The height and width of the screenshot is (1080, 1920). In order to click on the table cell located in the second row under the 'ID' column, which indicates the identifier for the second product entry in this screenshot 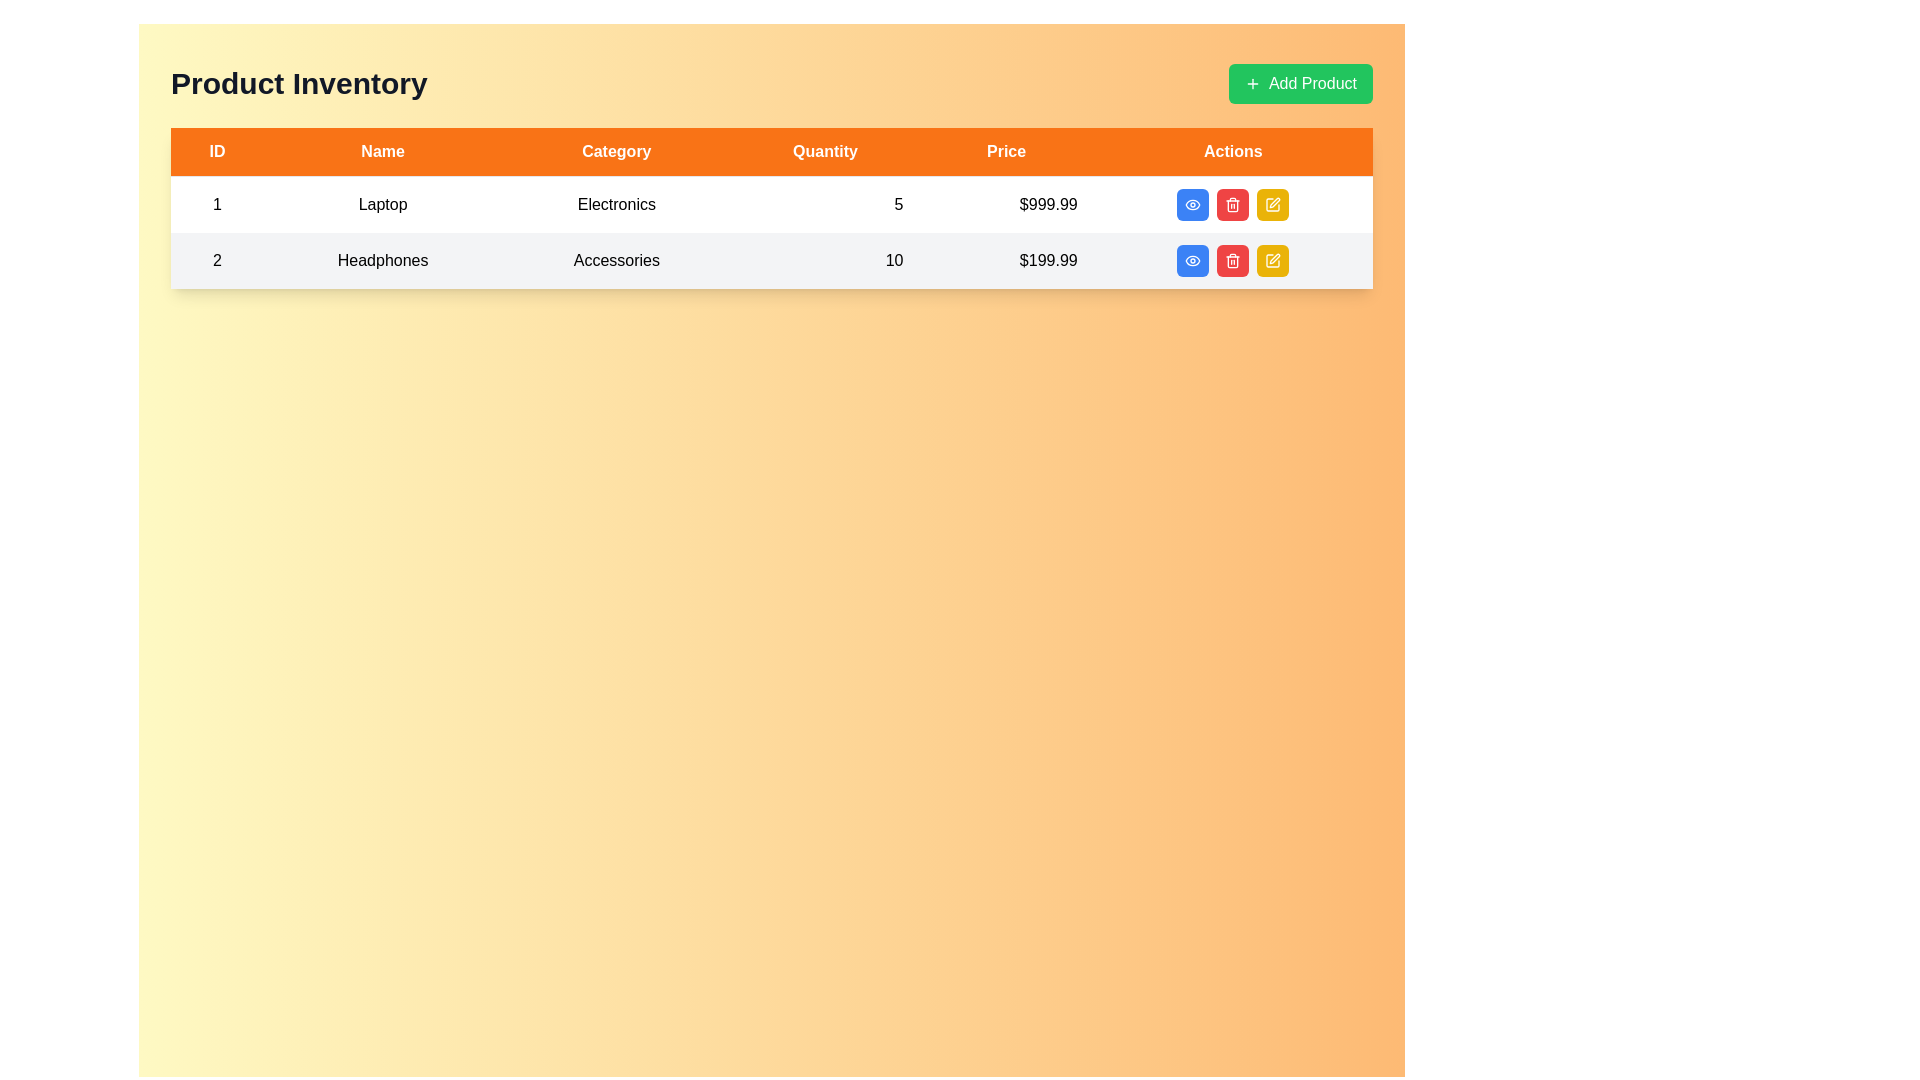, I will do `click(217, 260)`.